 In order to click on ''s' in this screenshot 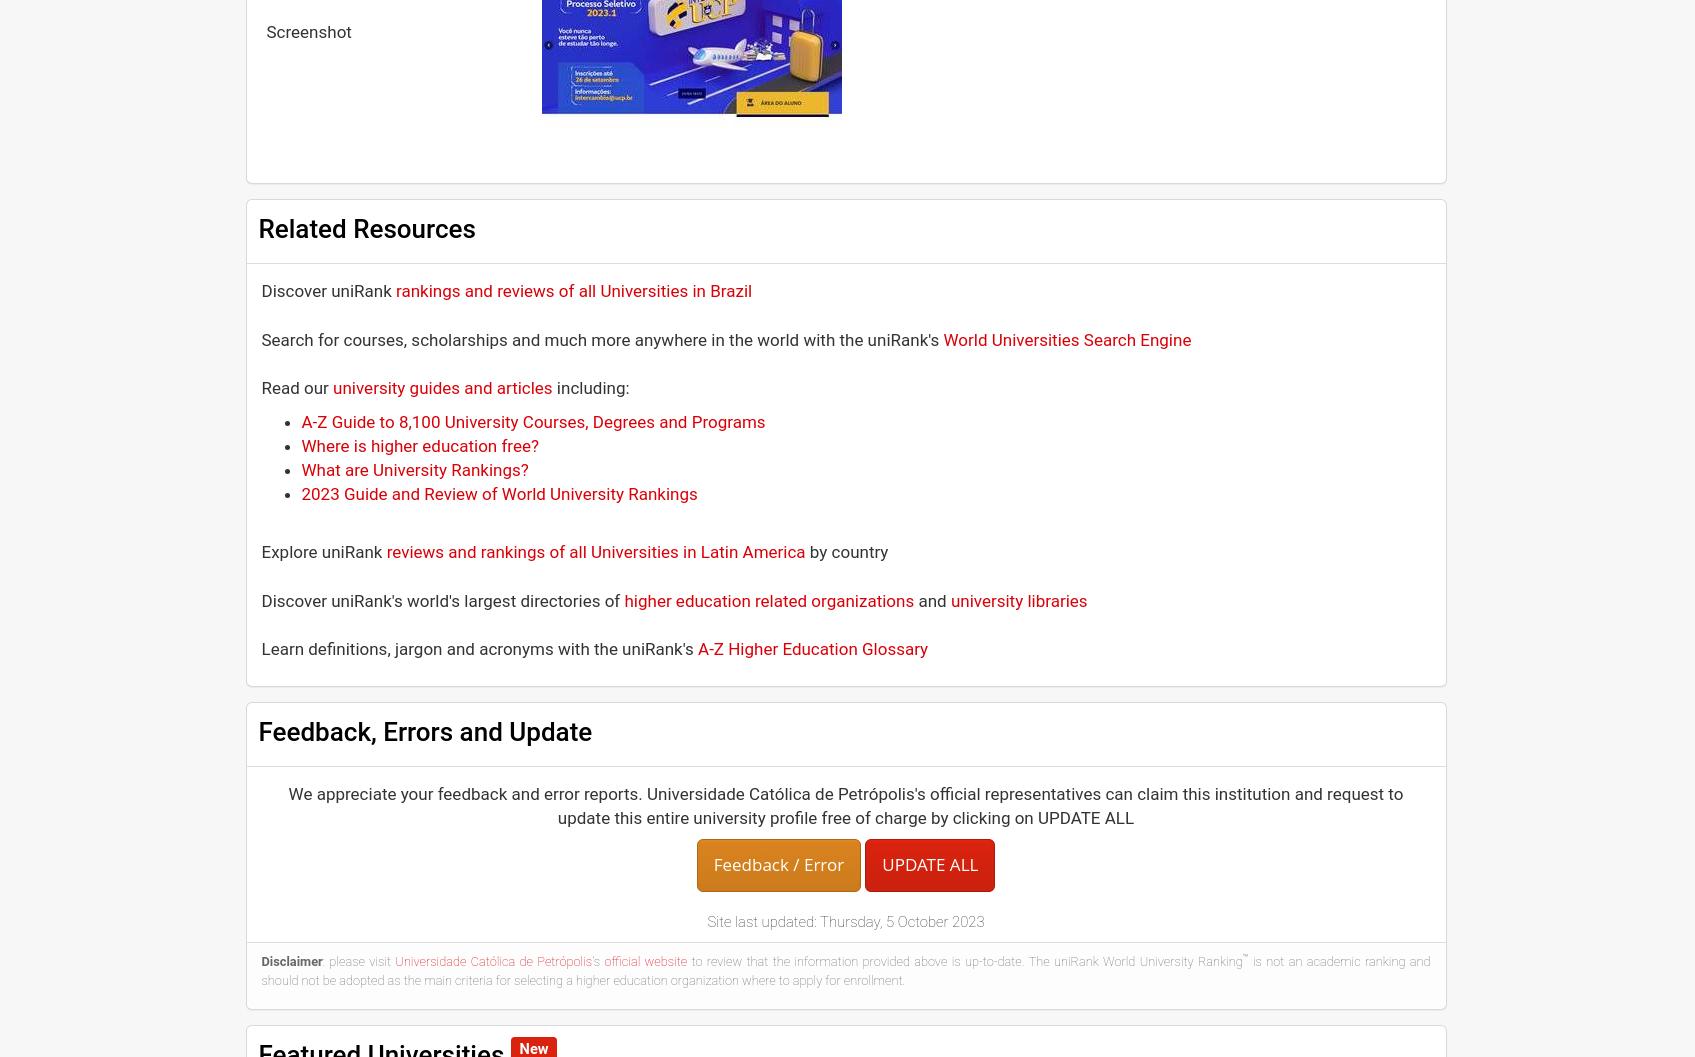, I will do `click(596, 961)`.